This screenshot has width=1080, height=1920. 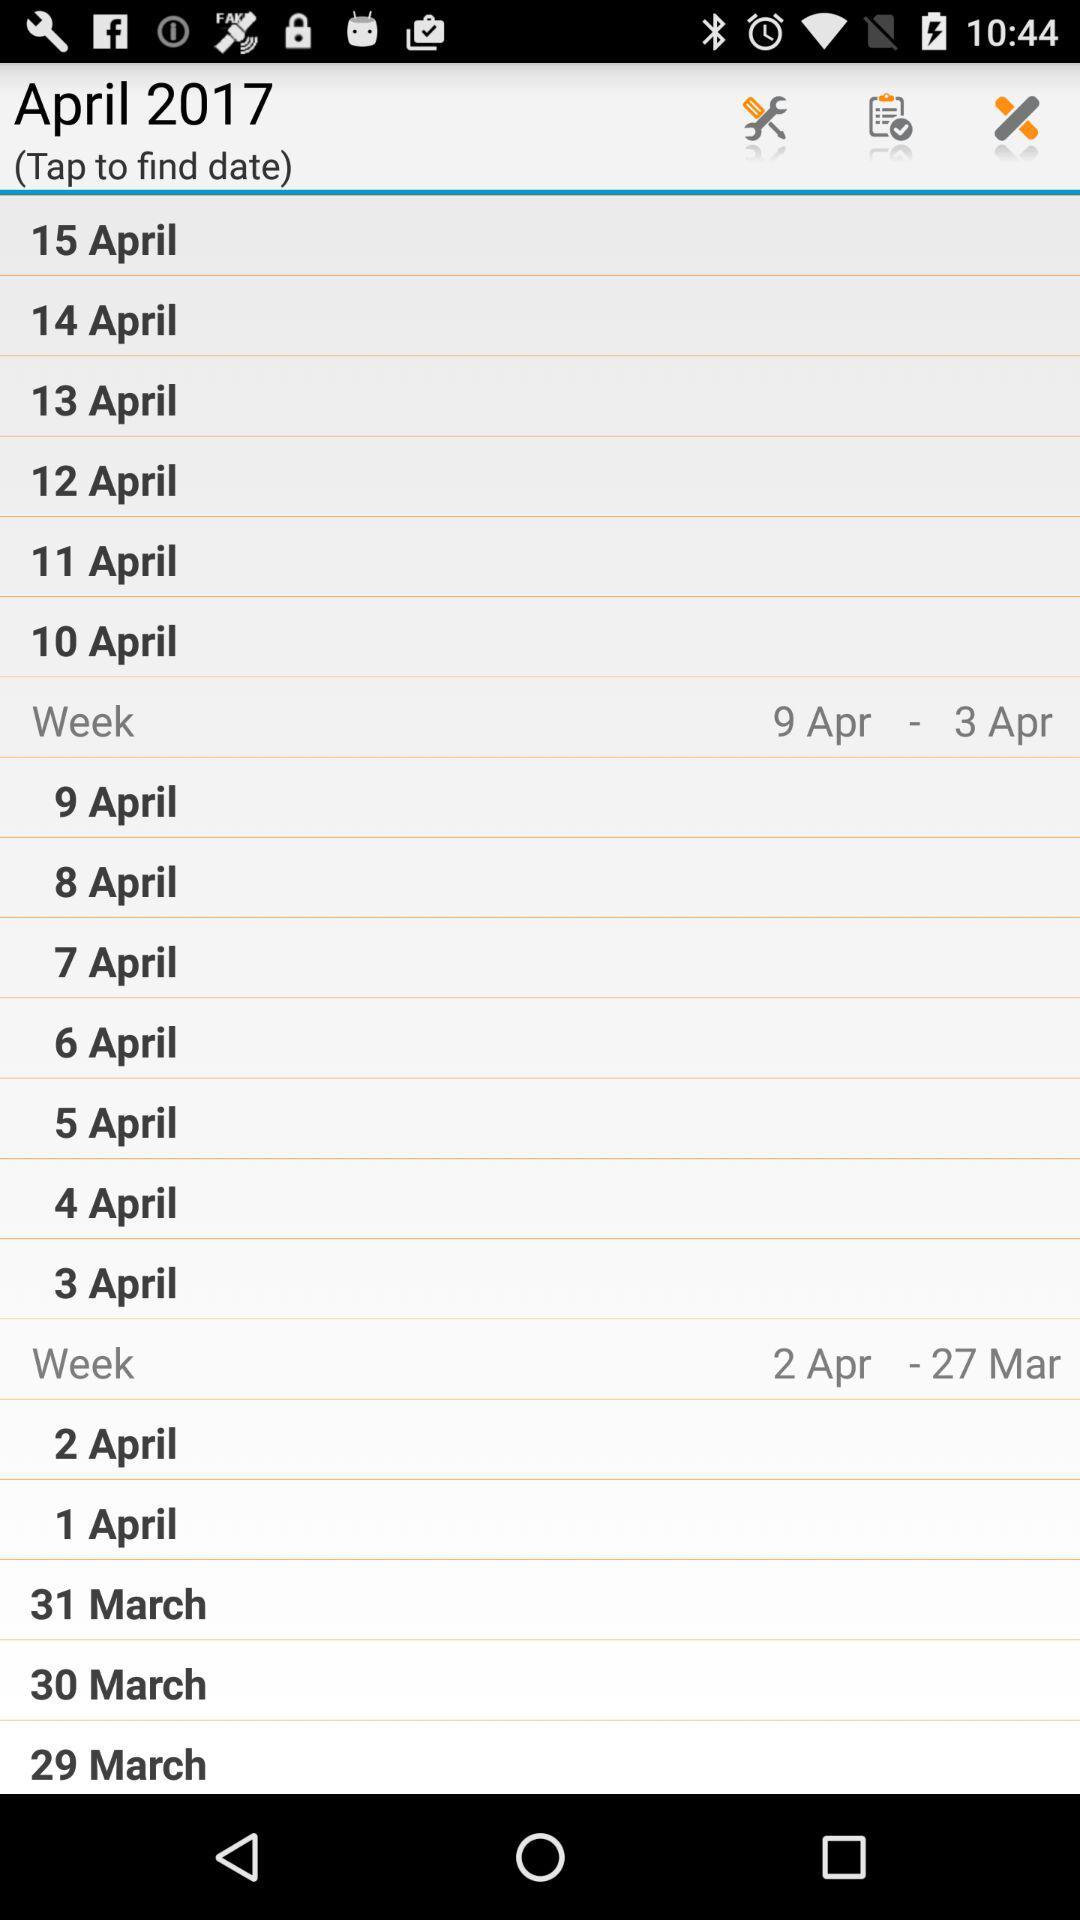 What do you see at coordinates (890, 124) in the screenshot?
I see `getting started` at bounding box center [890, 124].